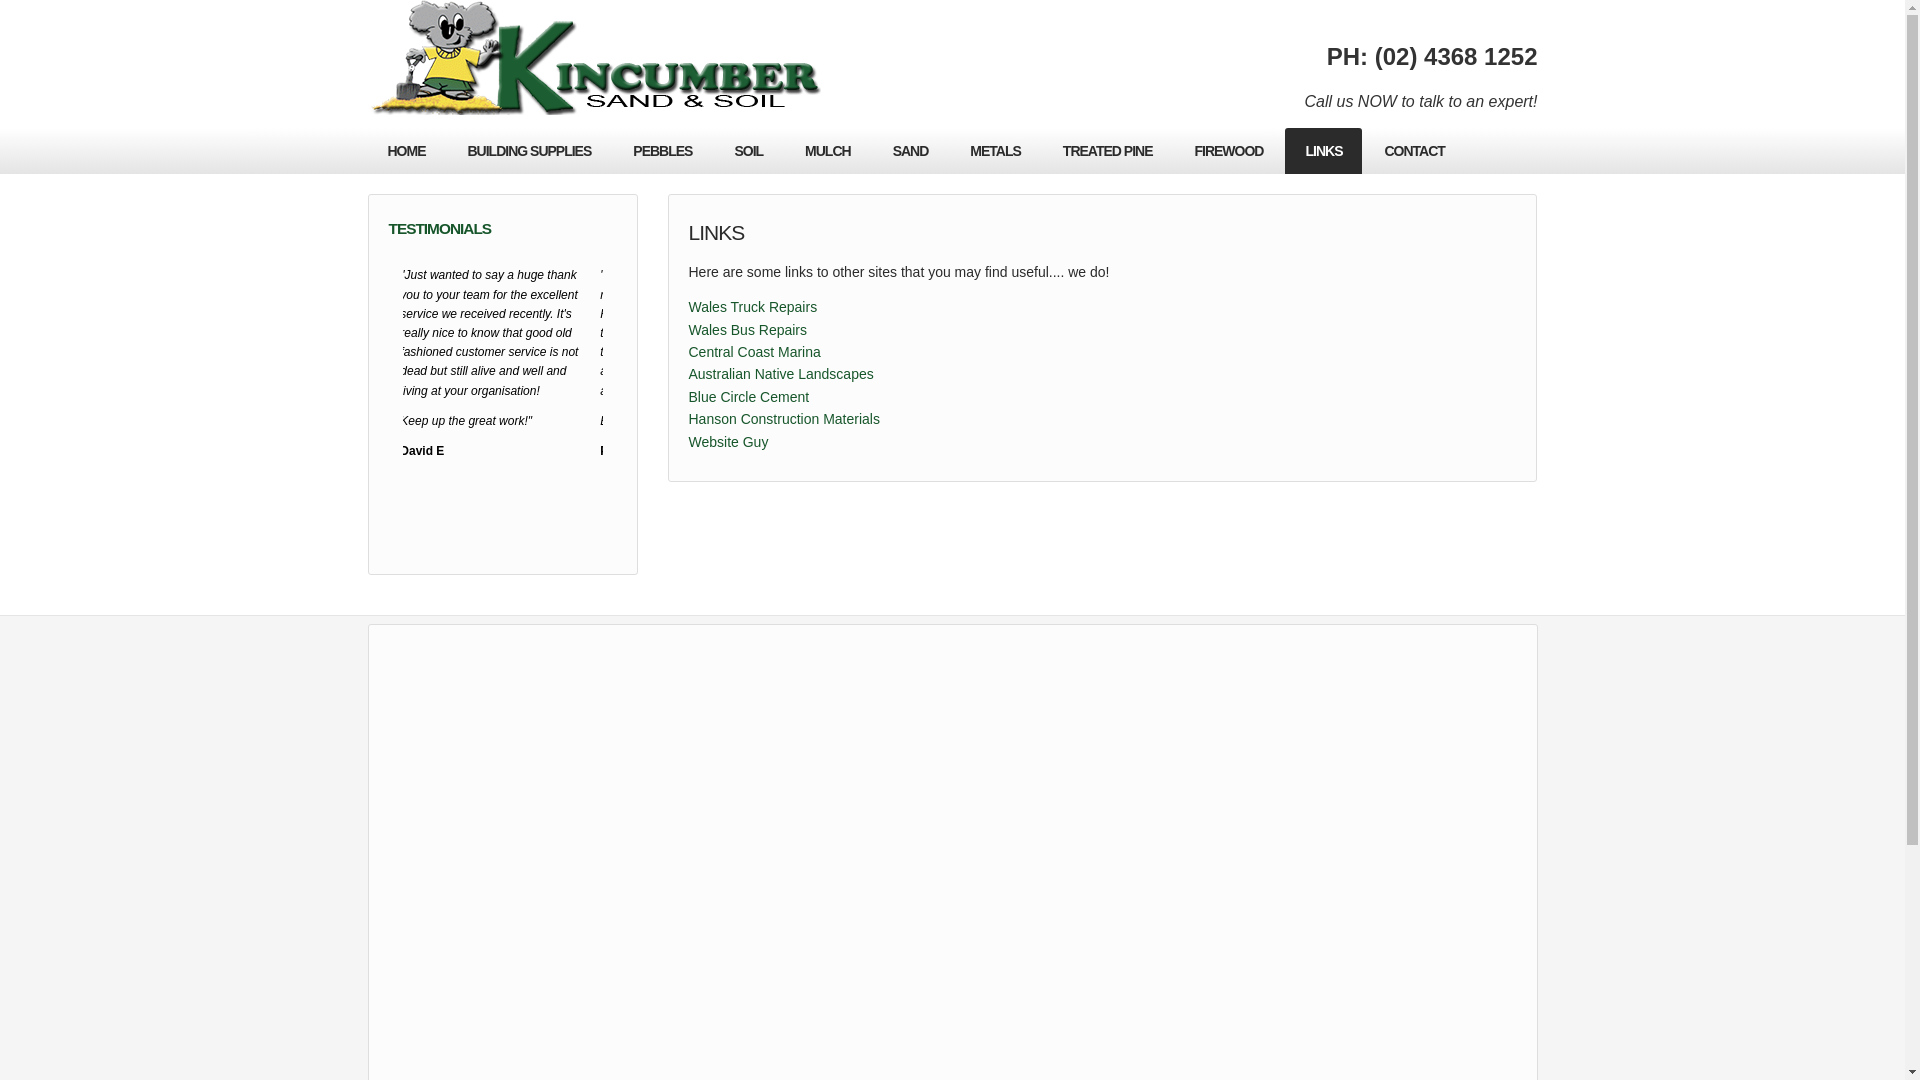 Image resolution: width=1920 pixels, height=1080 pixels. What do you see at coordinates (910, 149) in the screenshot?
I see `'SAND'` at bounding box center [910, 149].